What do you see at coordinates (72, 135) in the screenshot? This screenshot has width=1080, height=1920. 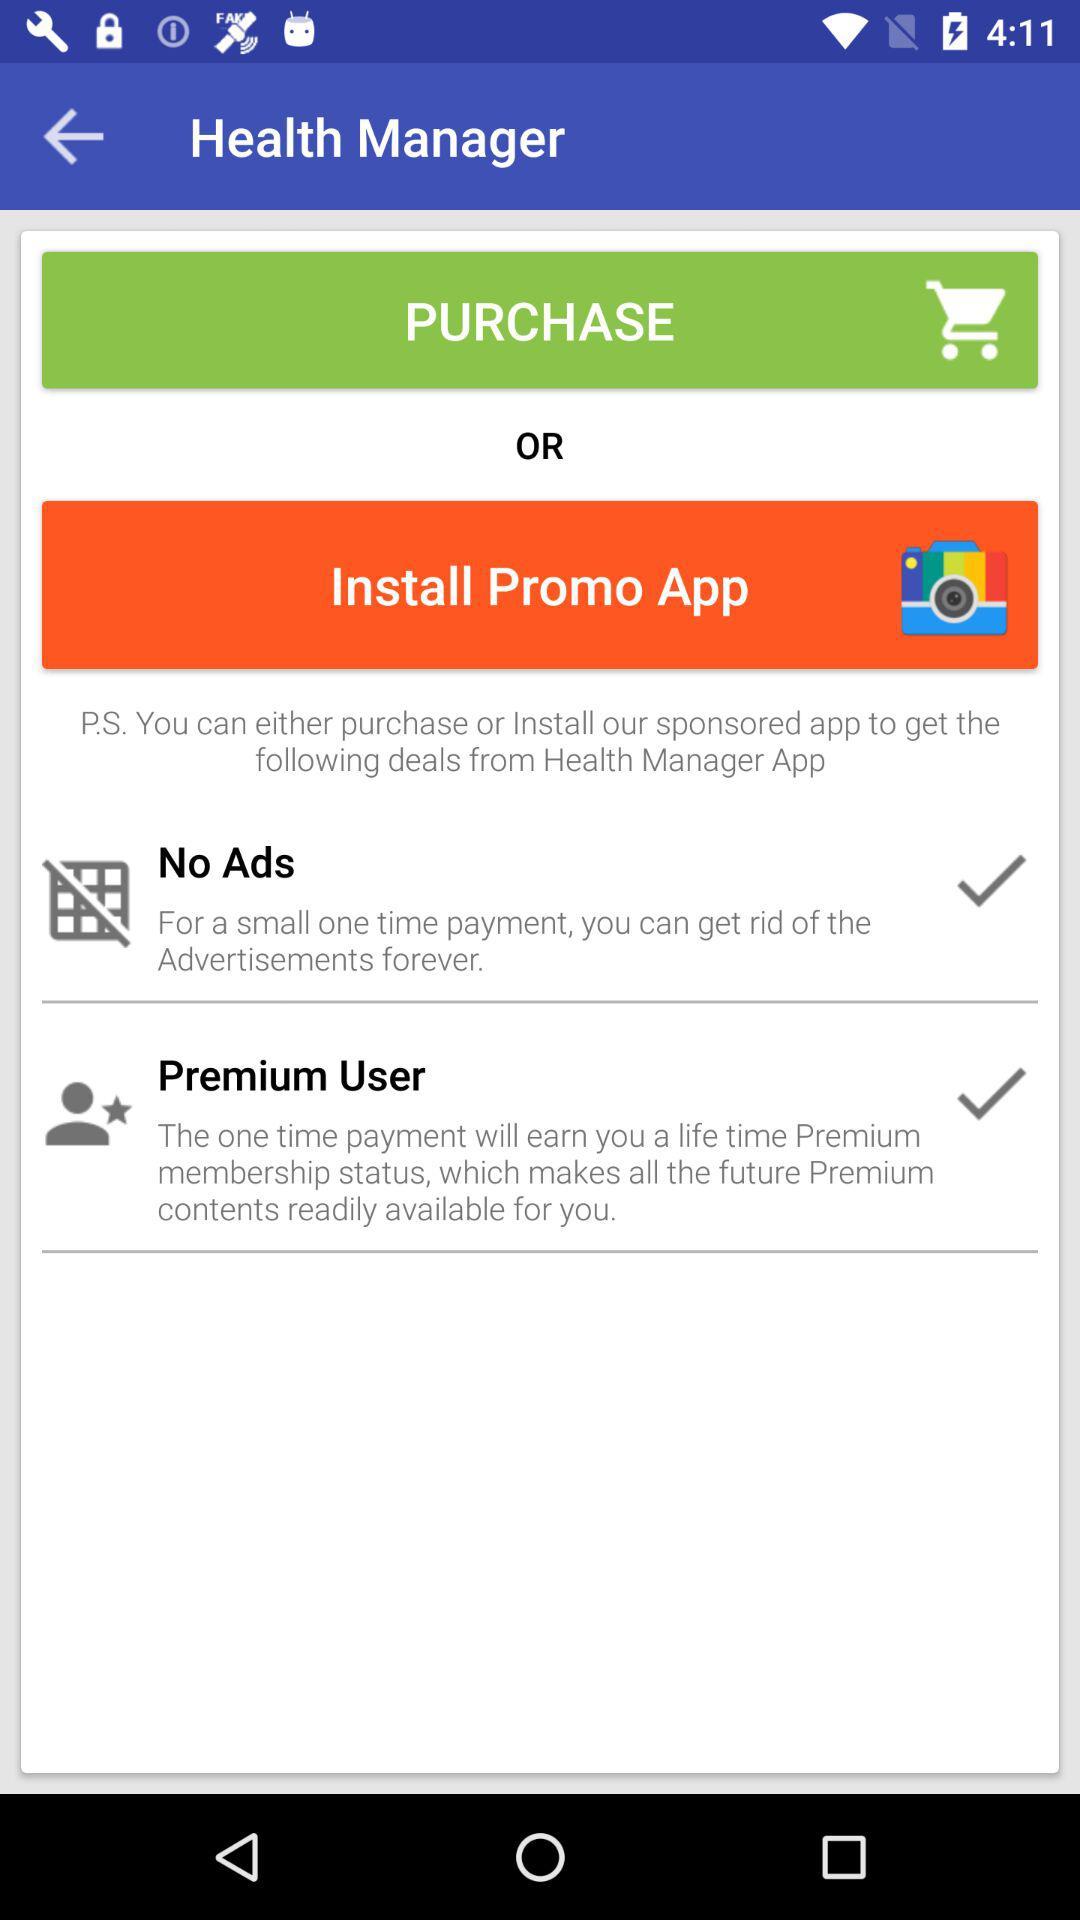 I see `item at the top left corner` at bounding box center [72, 135].